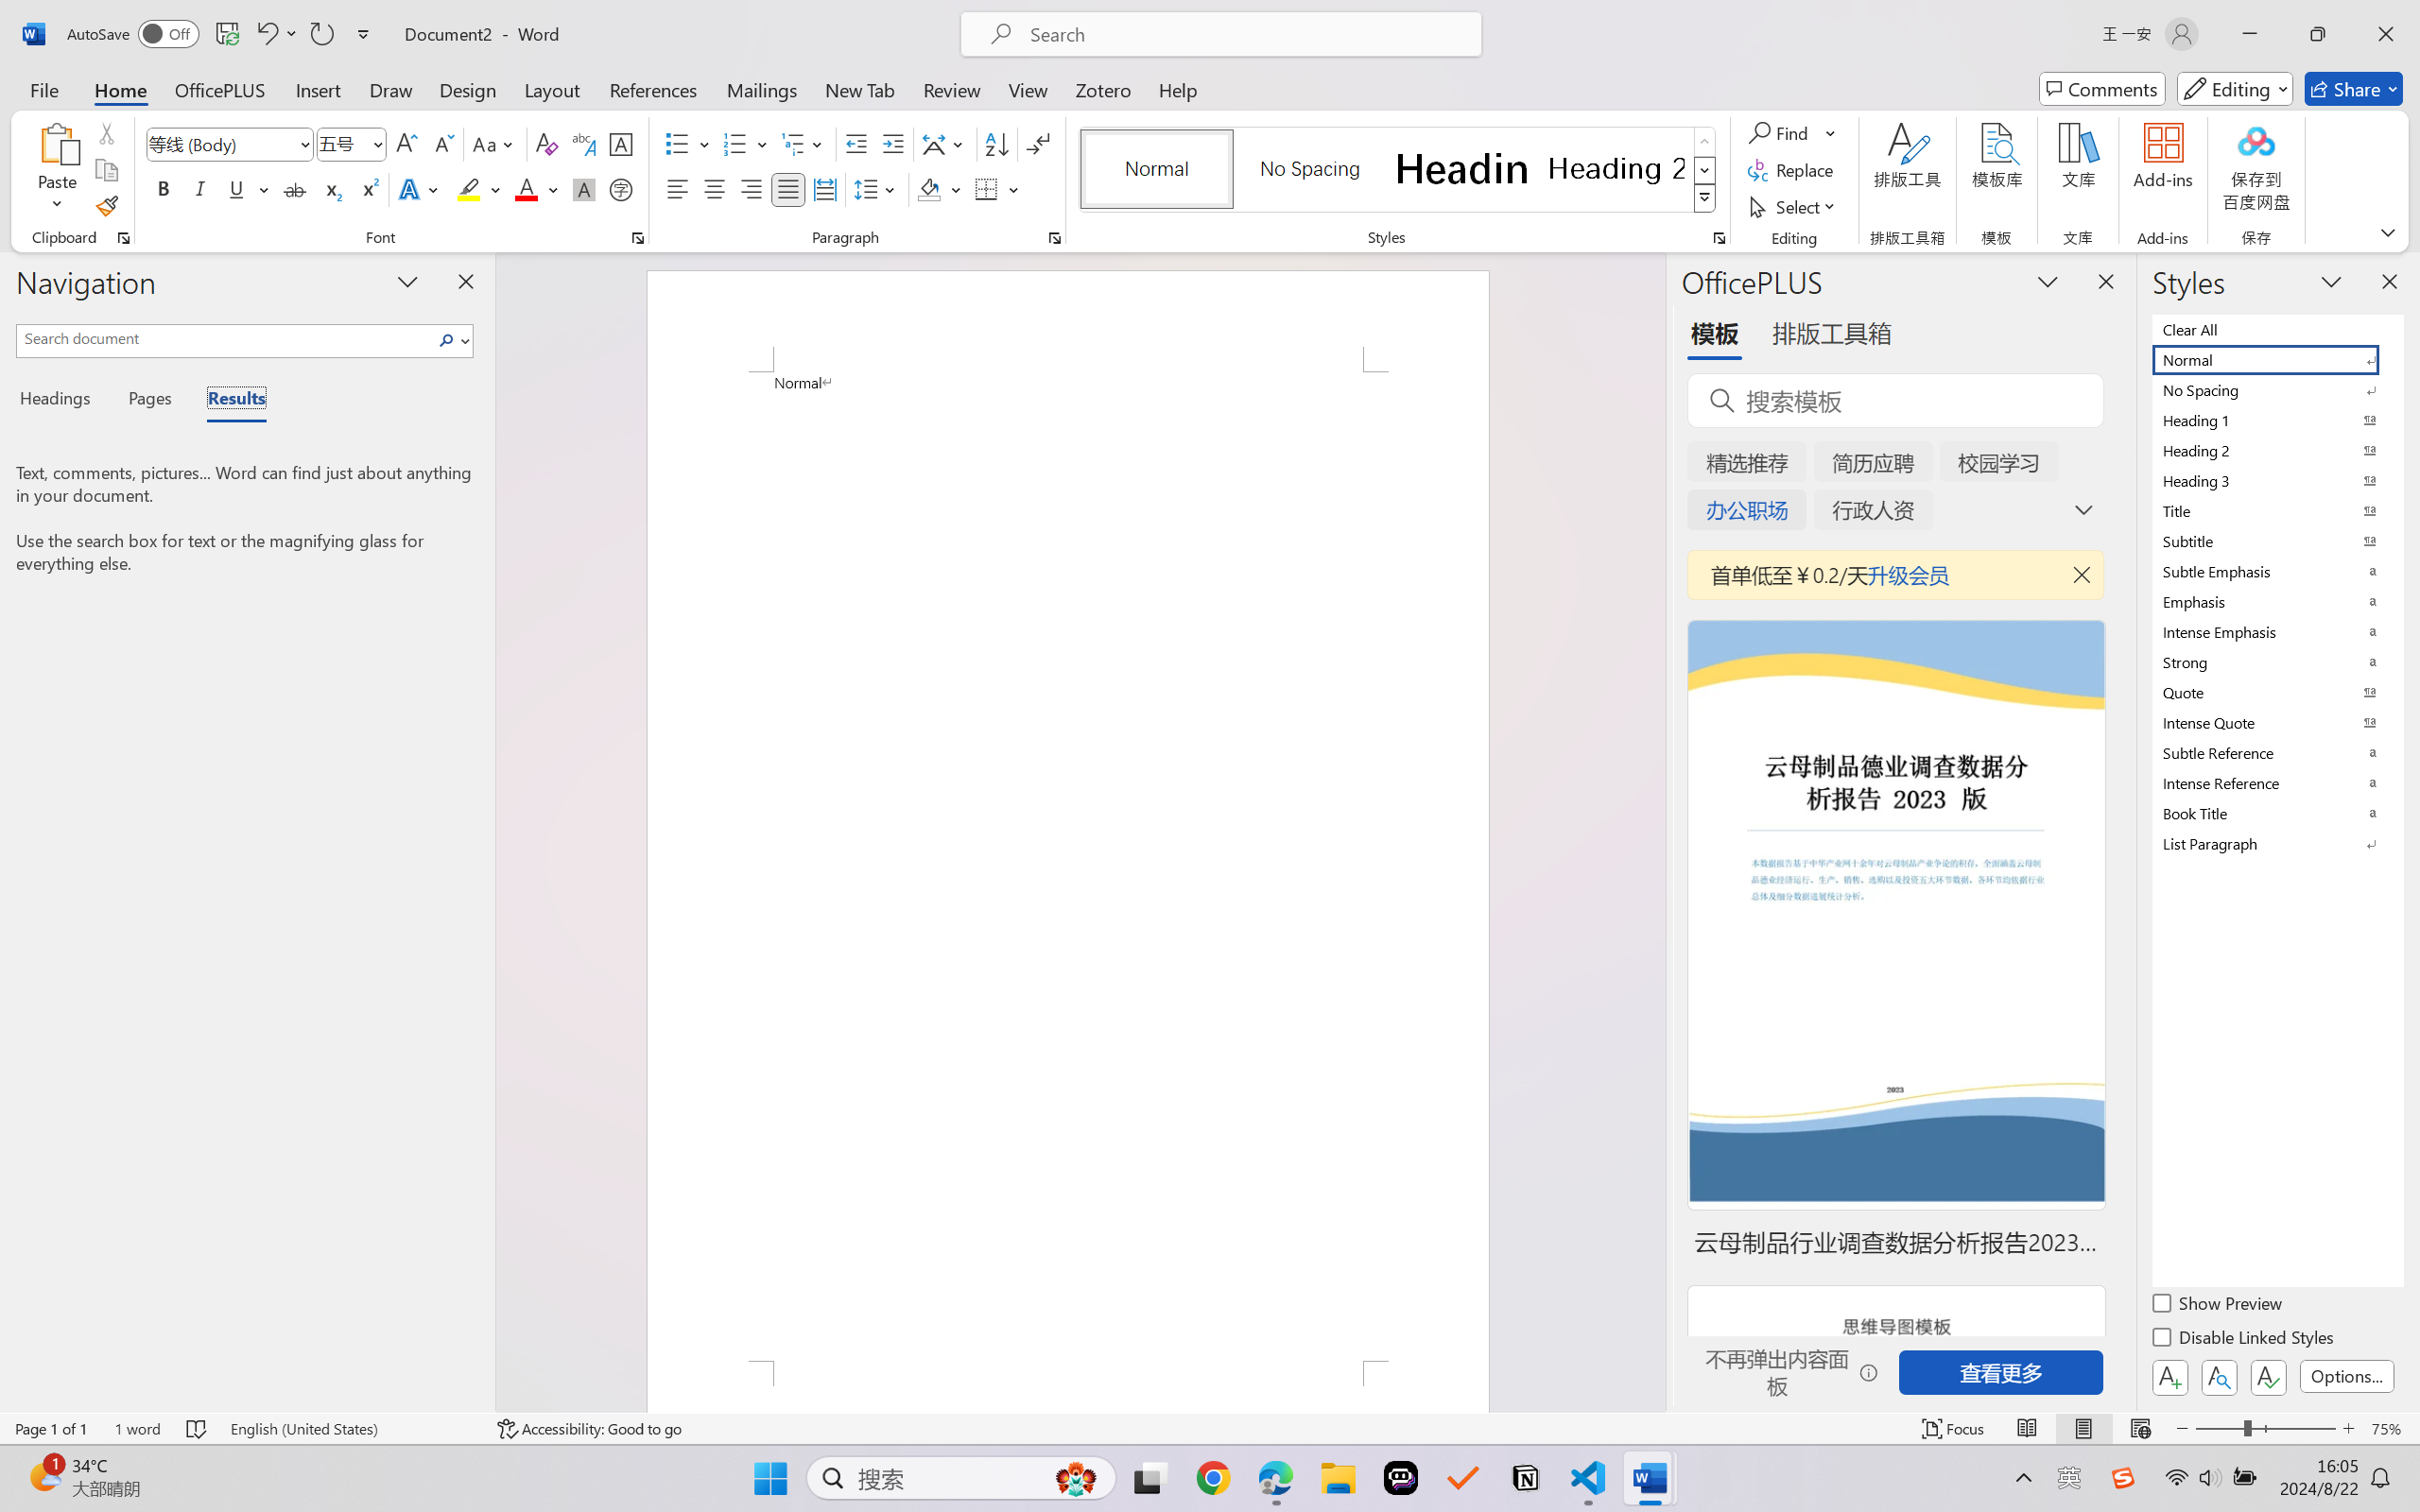 The image size is (2420, 1512). Describe the element at coordinates (876, 188) in the screenshot. I see `'Line and Paragraph Spacing'` at that location.